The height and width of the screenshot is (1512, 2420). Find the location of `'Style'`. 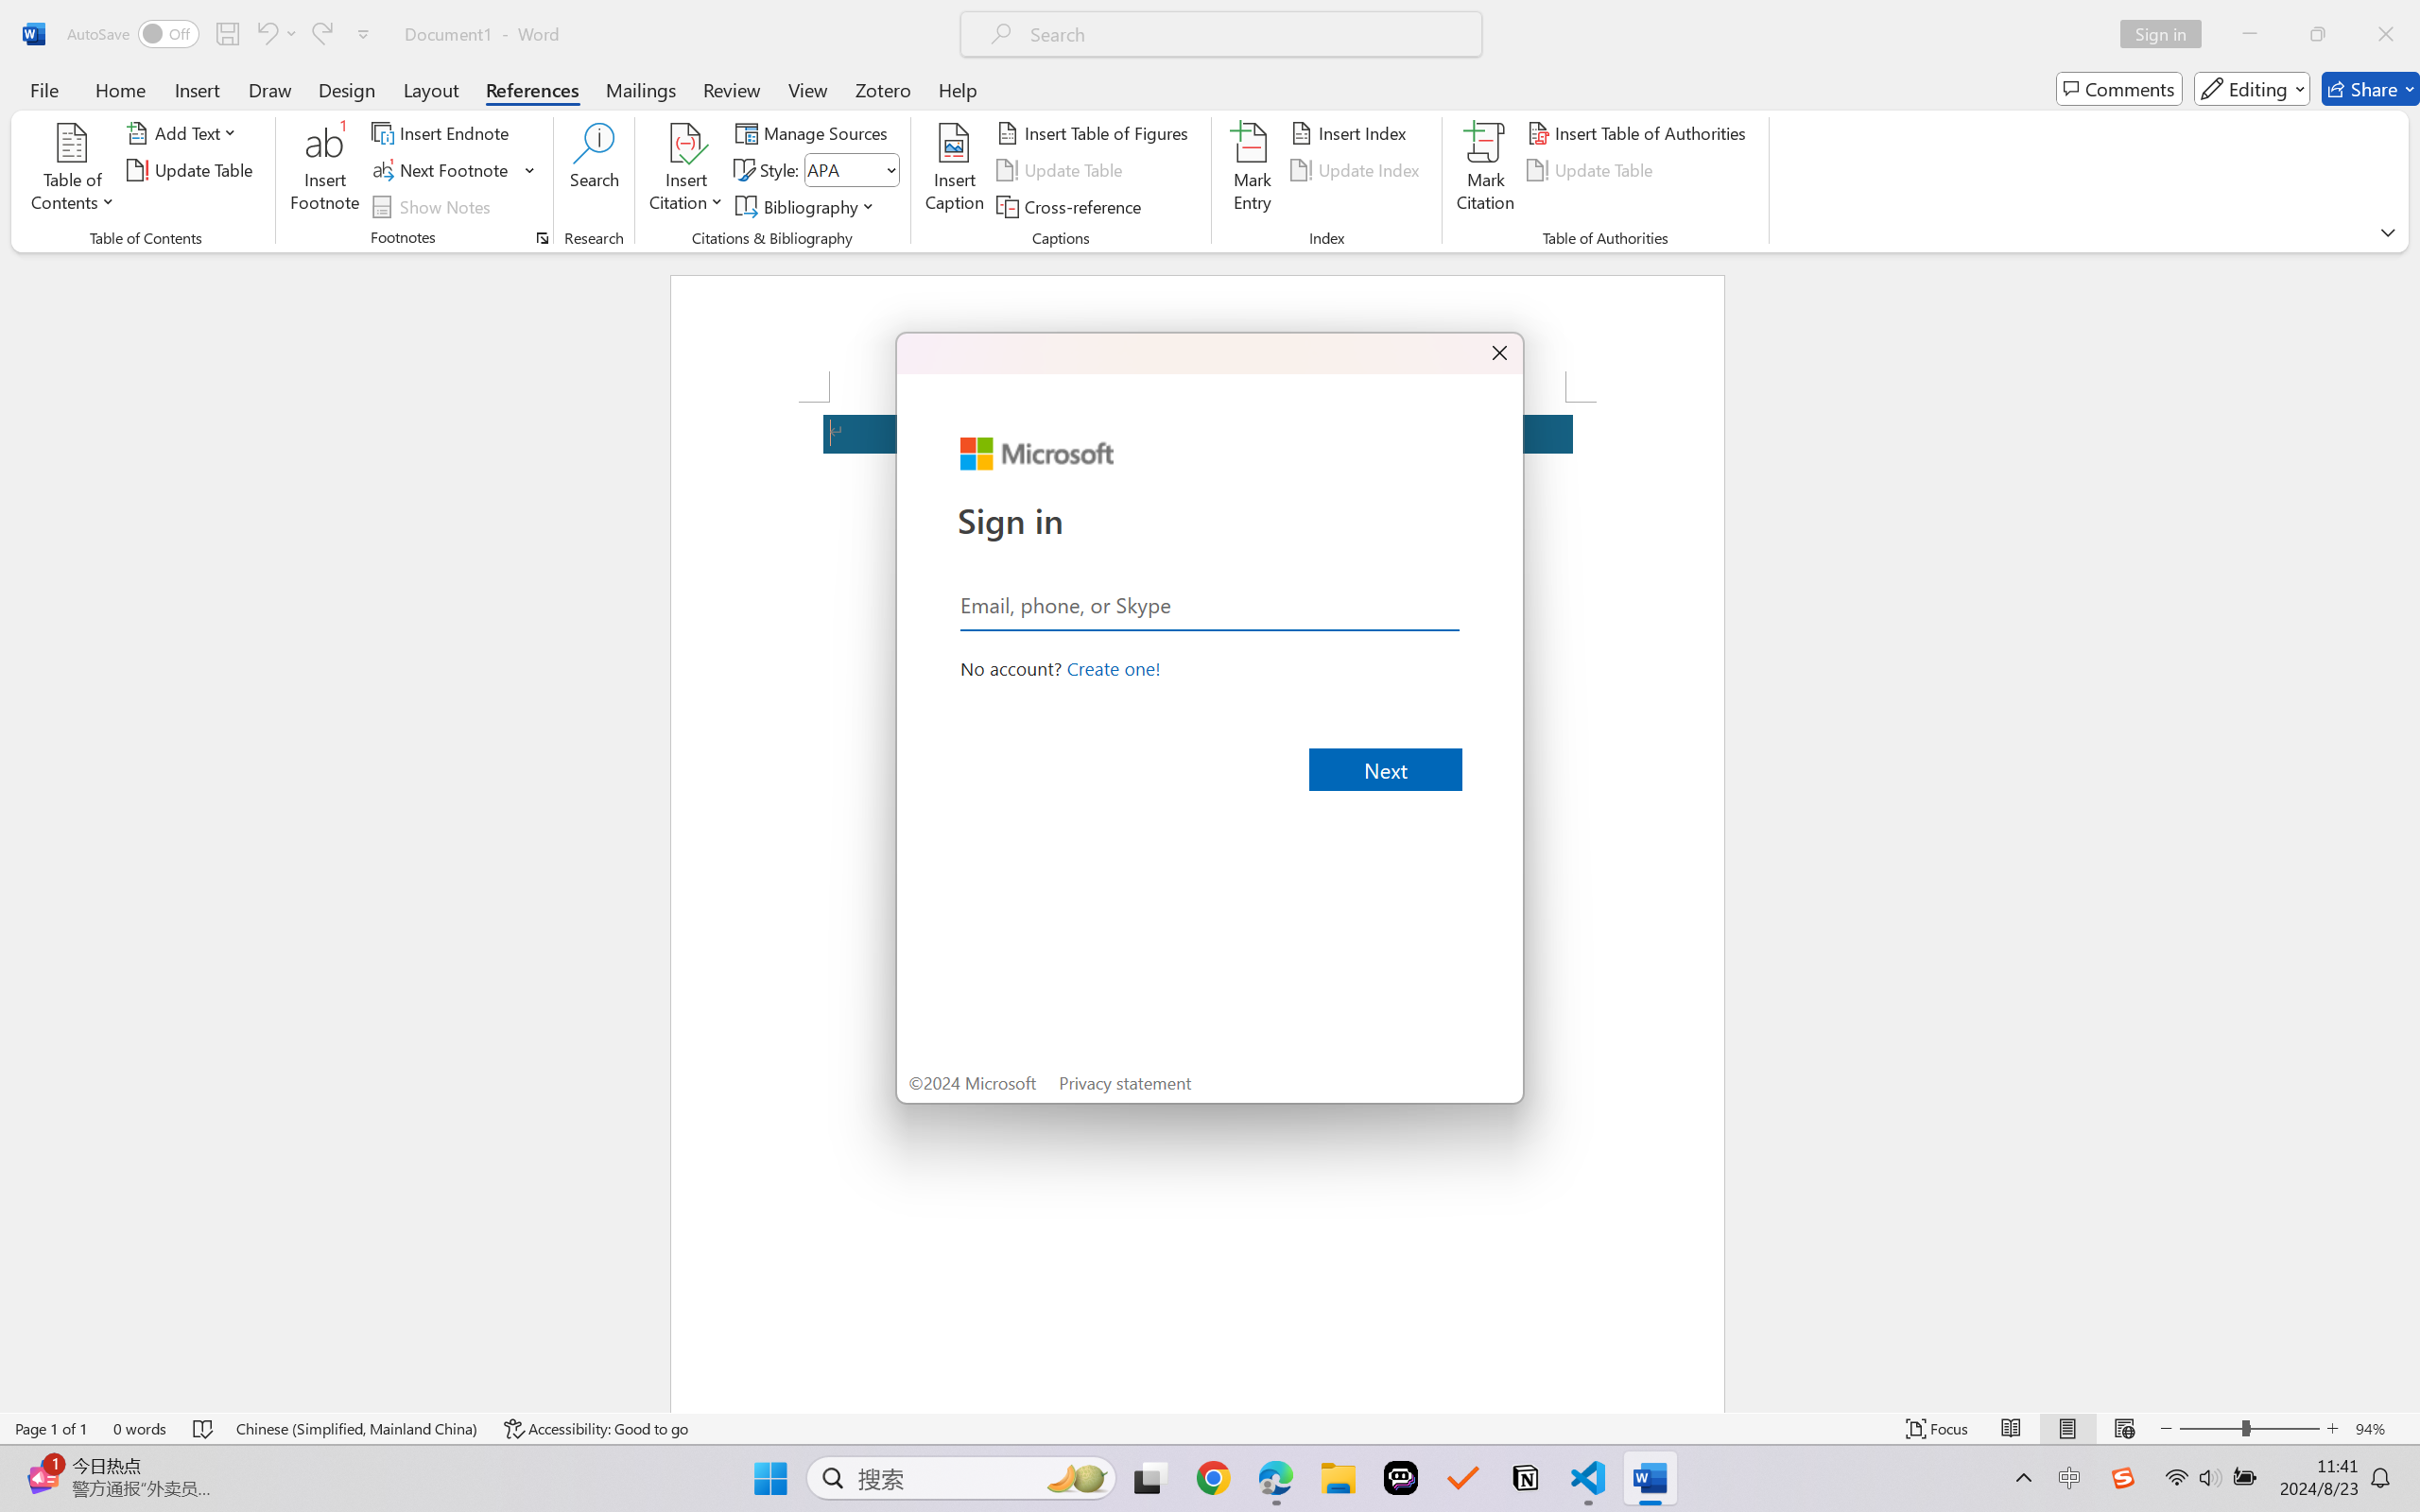

'Style' is located at coordinates (851, 170).